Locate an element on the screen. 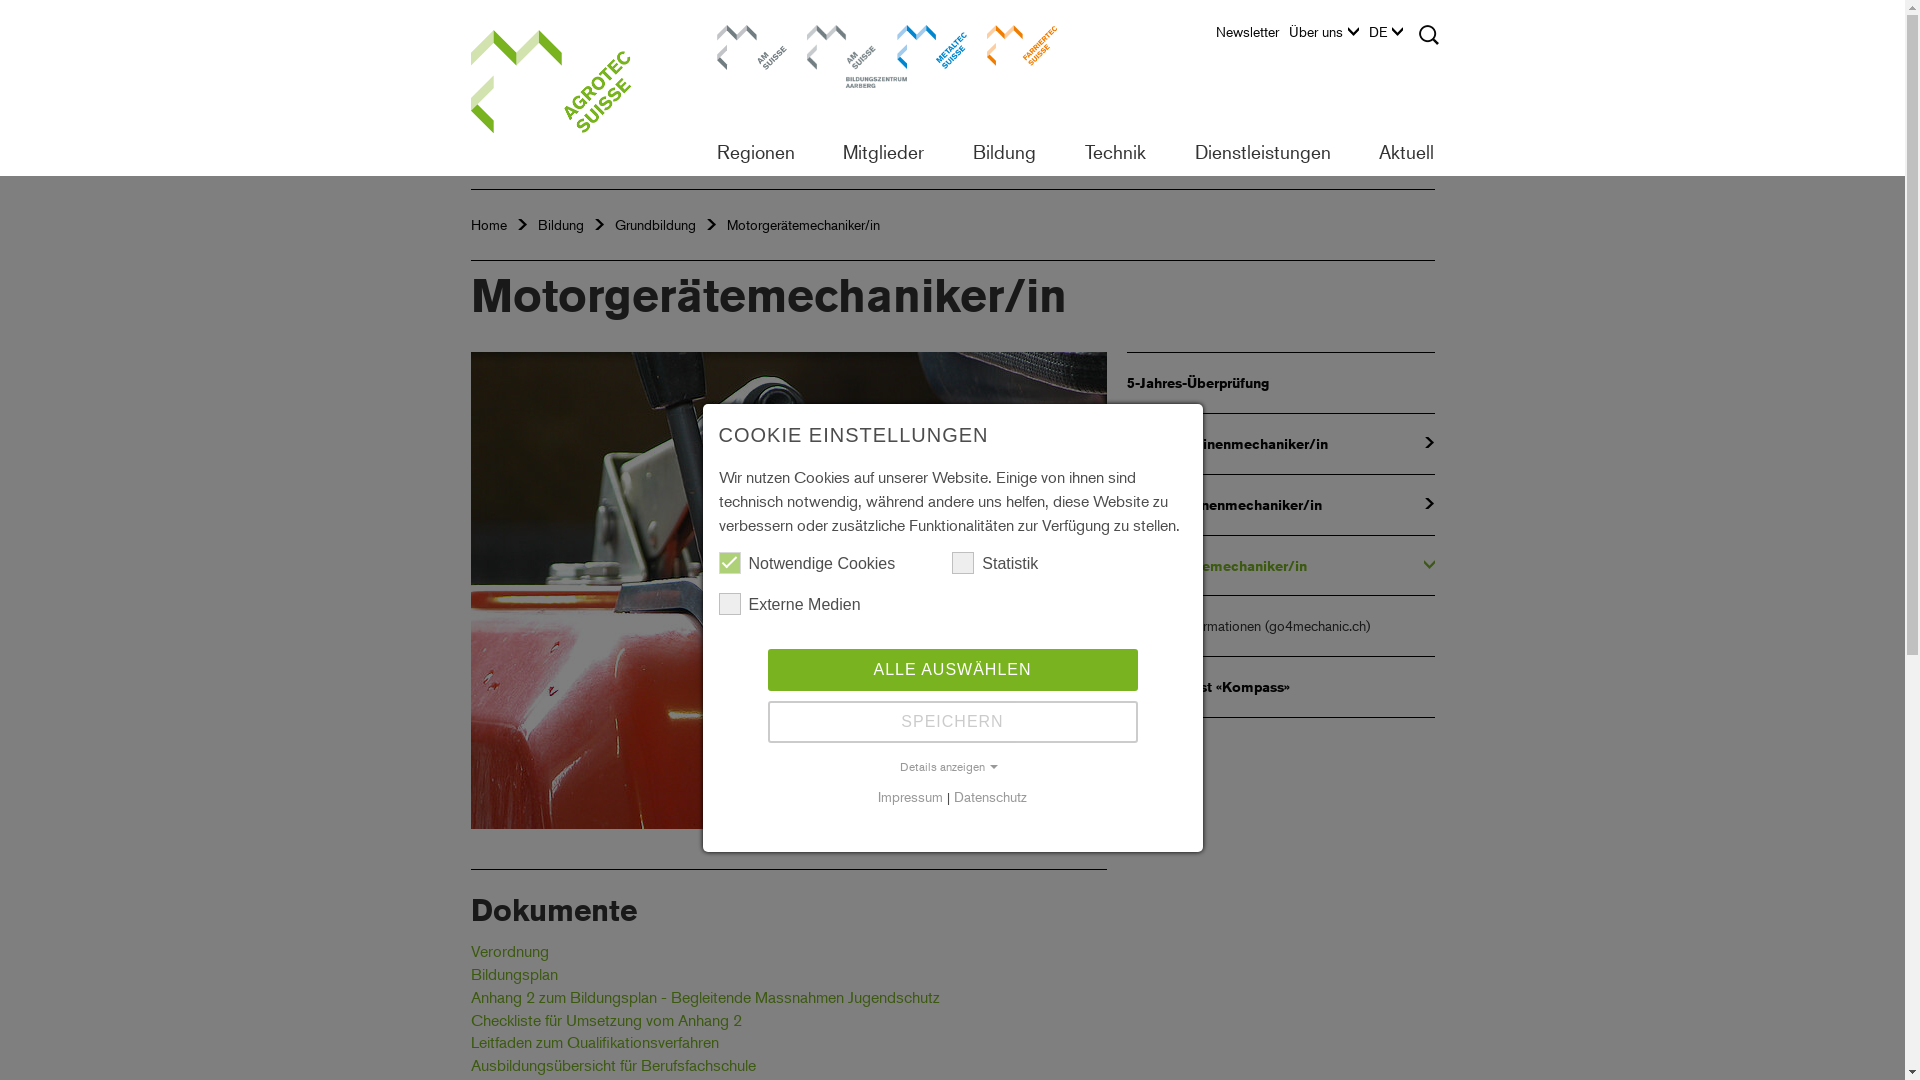 This screenshot has width=1920, height=1080. 'Metaltec Suisse' is located at coordinates (895, 59).